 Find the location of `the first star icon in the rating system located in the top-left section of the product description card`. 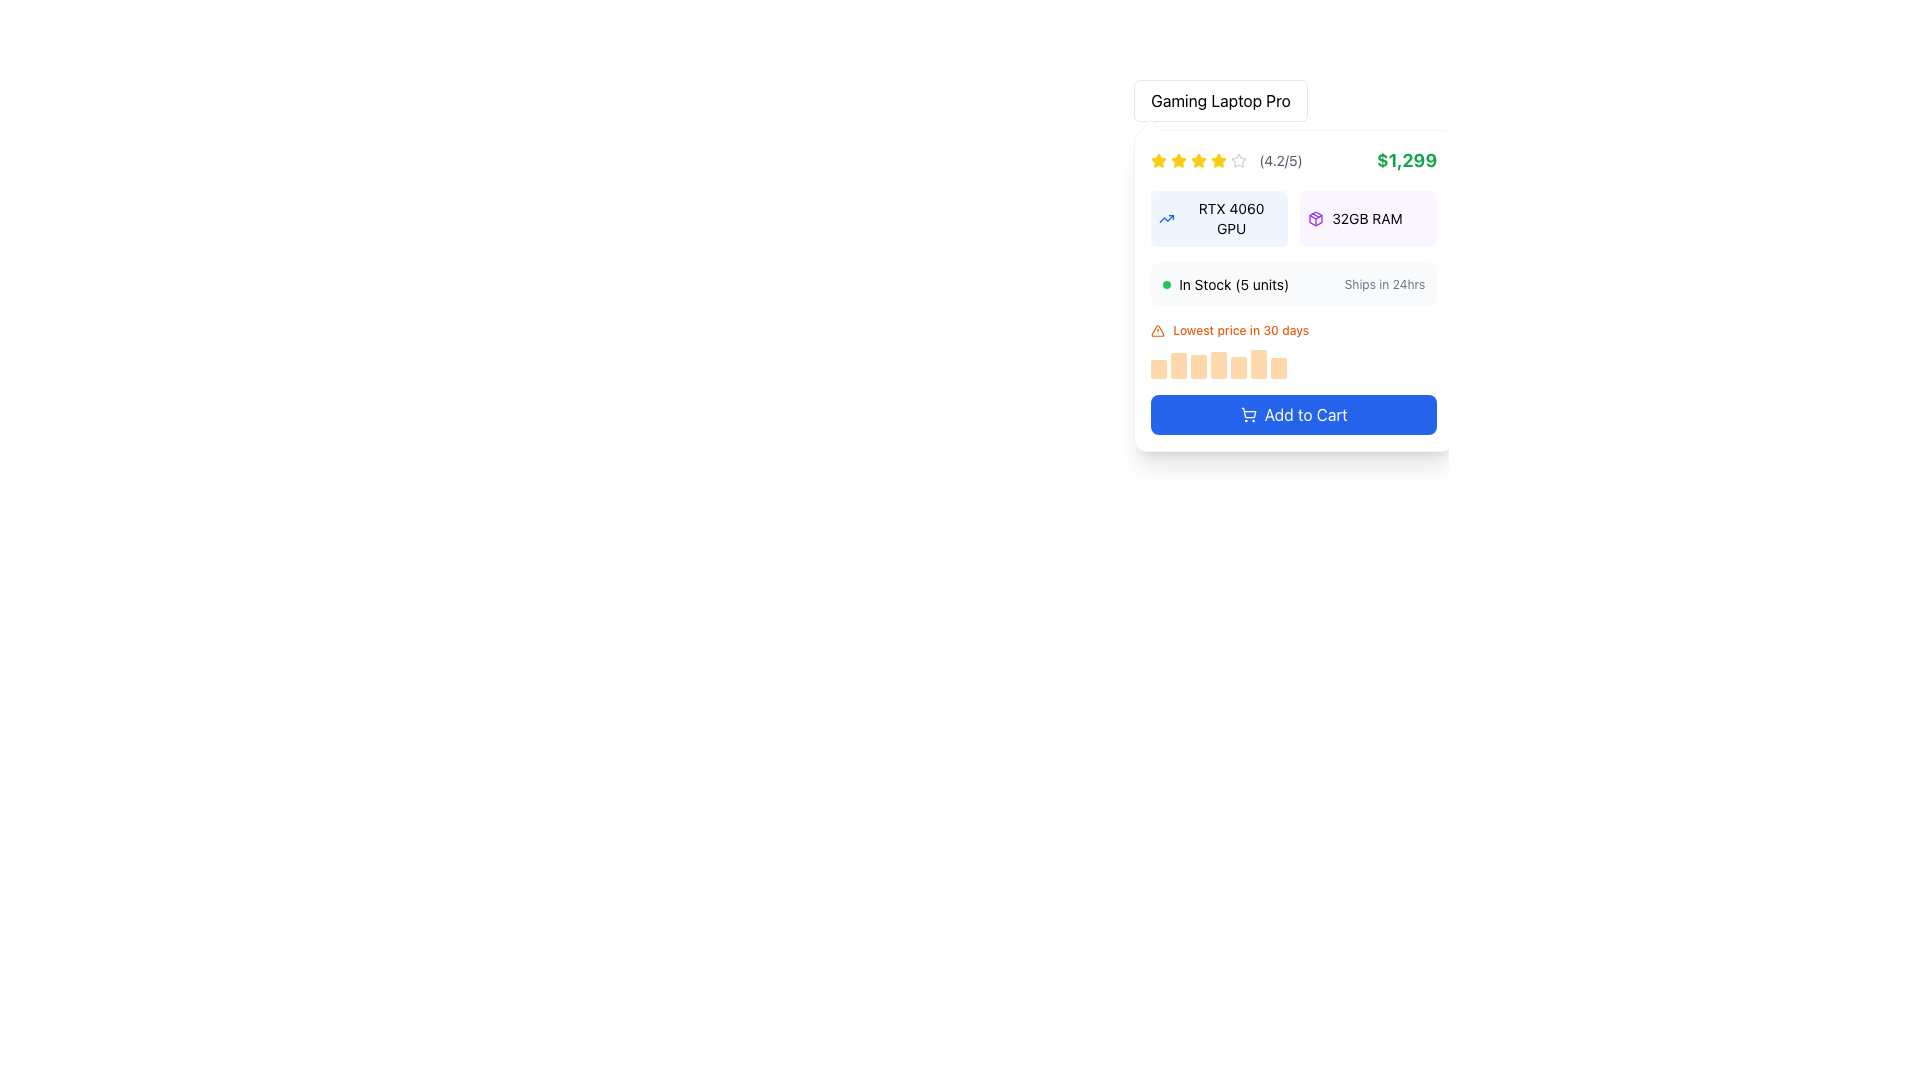

the first star icon in the rating system located in the top-left section of the product description card is located at coordinates (1159, 160).